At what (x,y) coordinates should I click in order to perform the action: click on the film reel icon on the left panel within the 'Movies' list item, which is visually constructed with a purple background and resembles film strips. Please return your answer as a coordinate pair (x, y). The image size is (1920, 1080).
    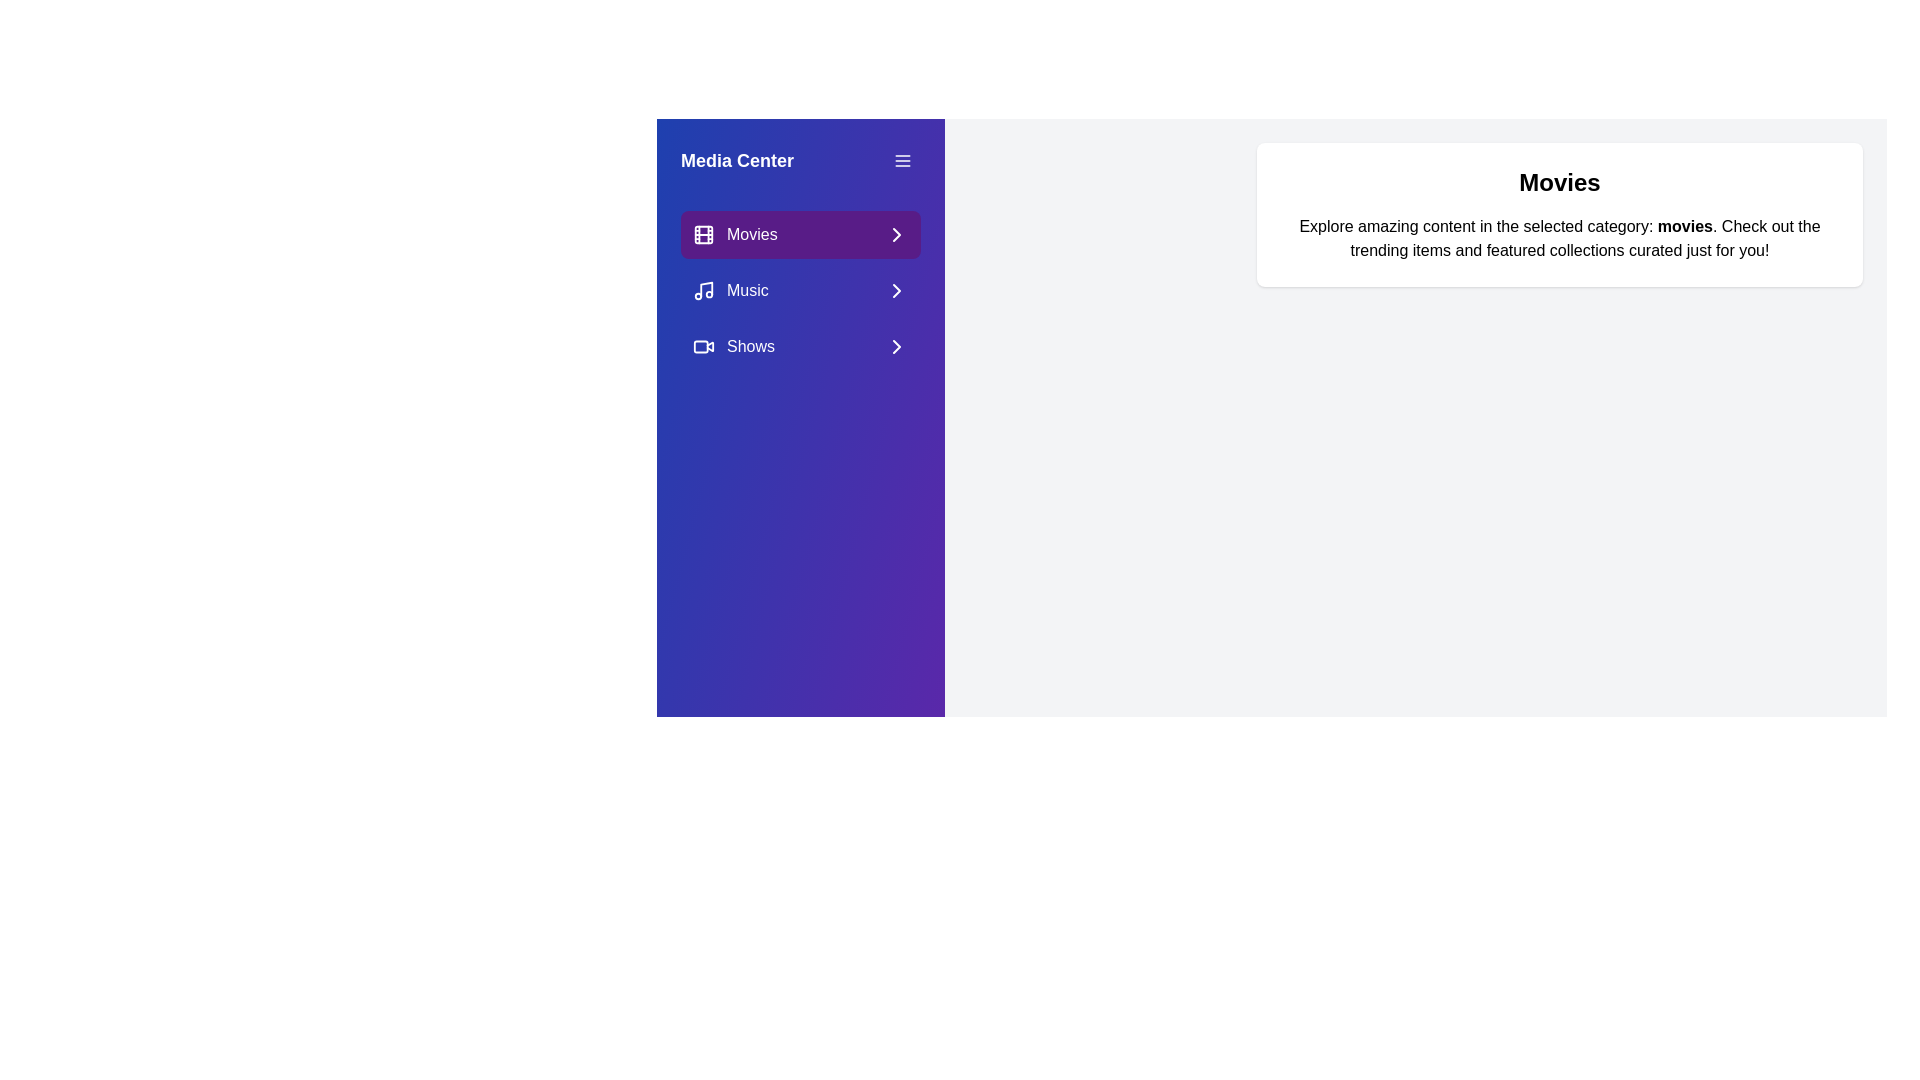
    Looking at the image, I should click on (704, 234).